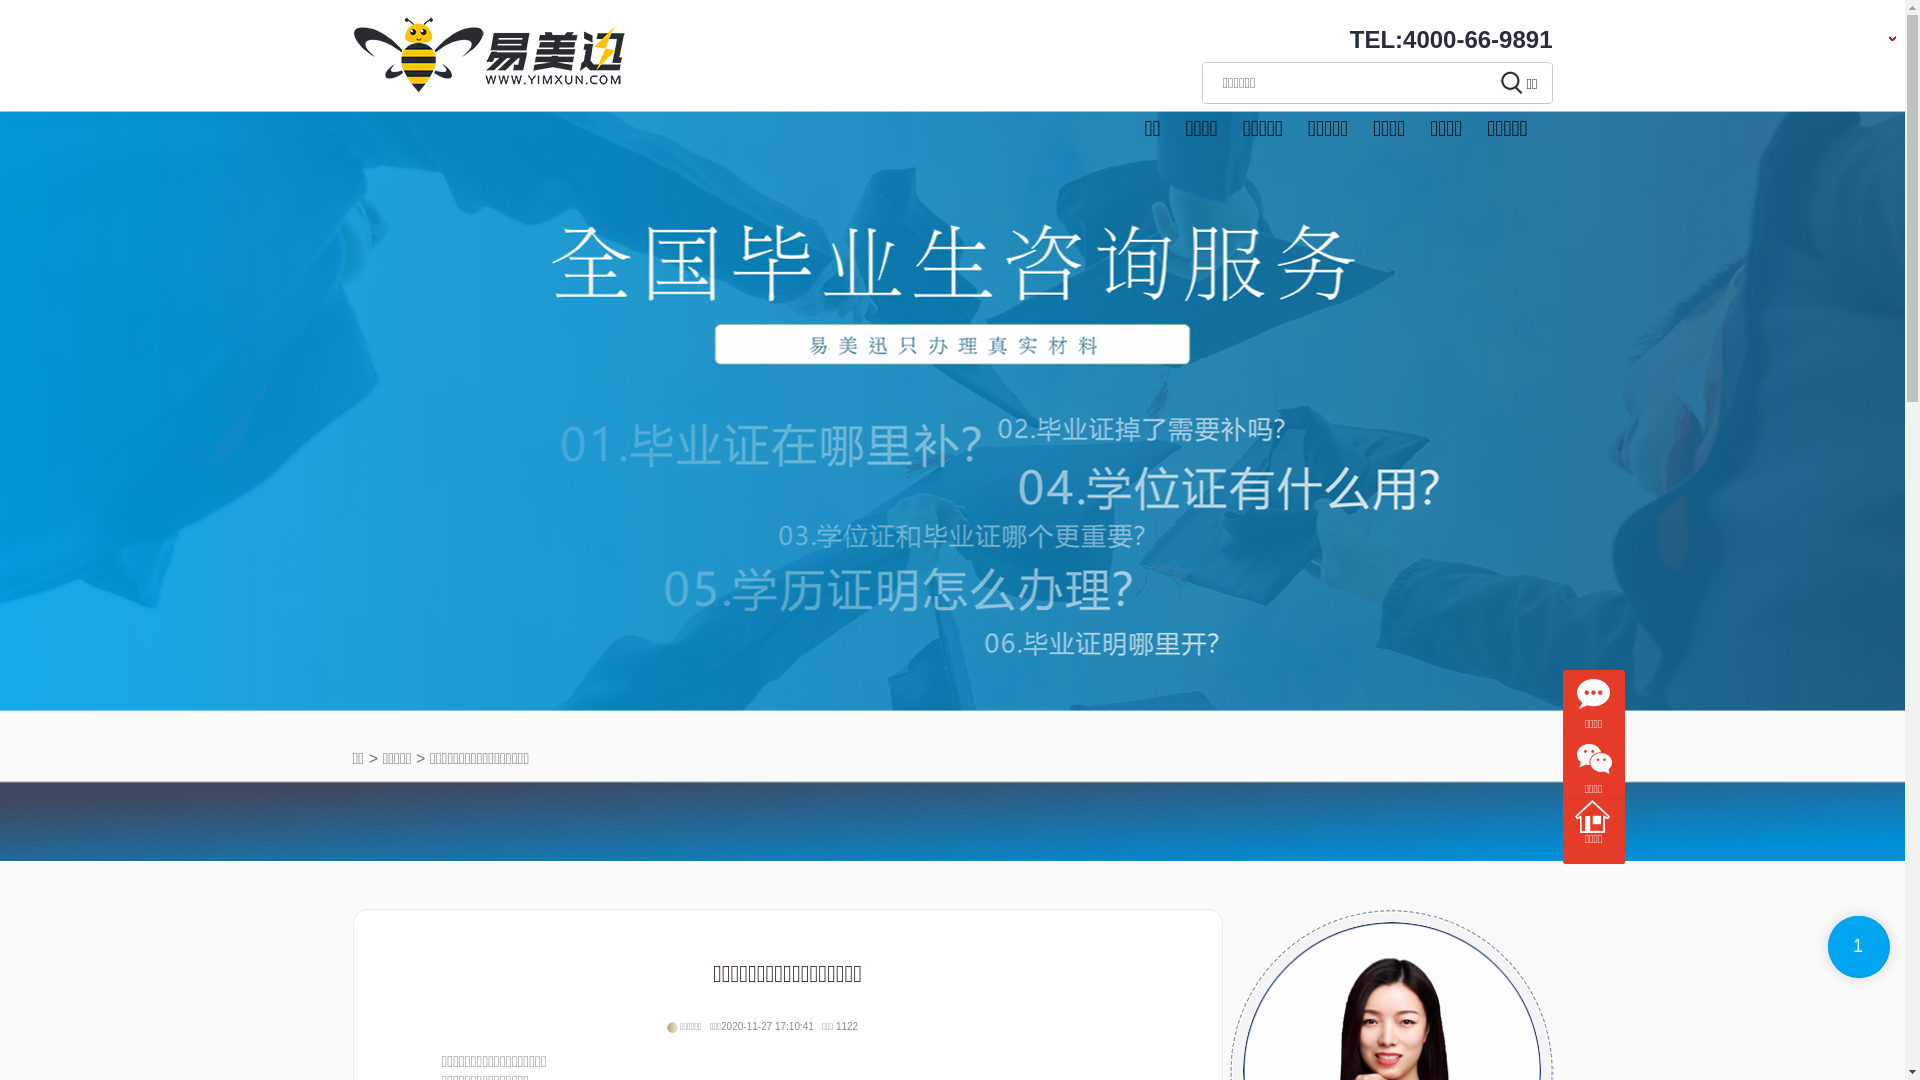 This screenshot has width=1920, height=1080. What do you see at coordinates (1857, 946) in the screenshot?
I see `'1'` at bounding box center [1857, 946].